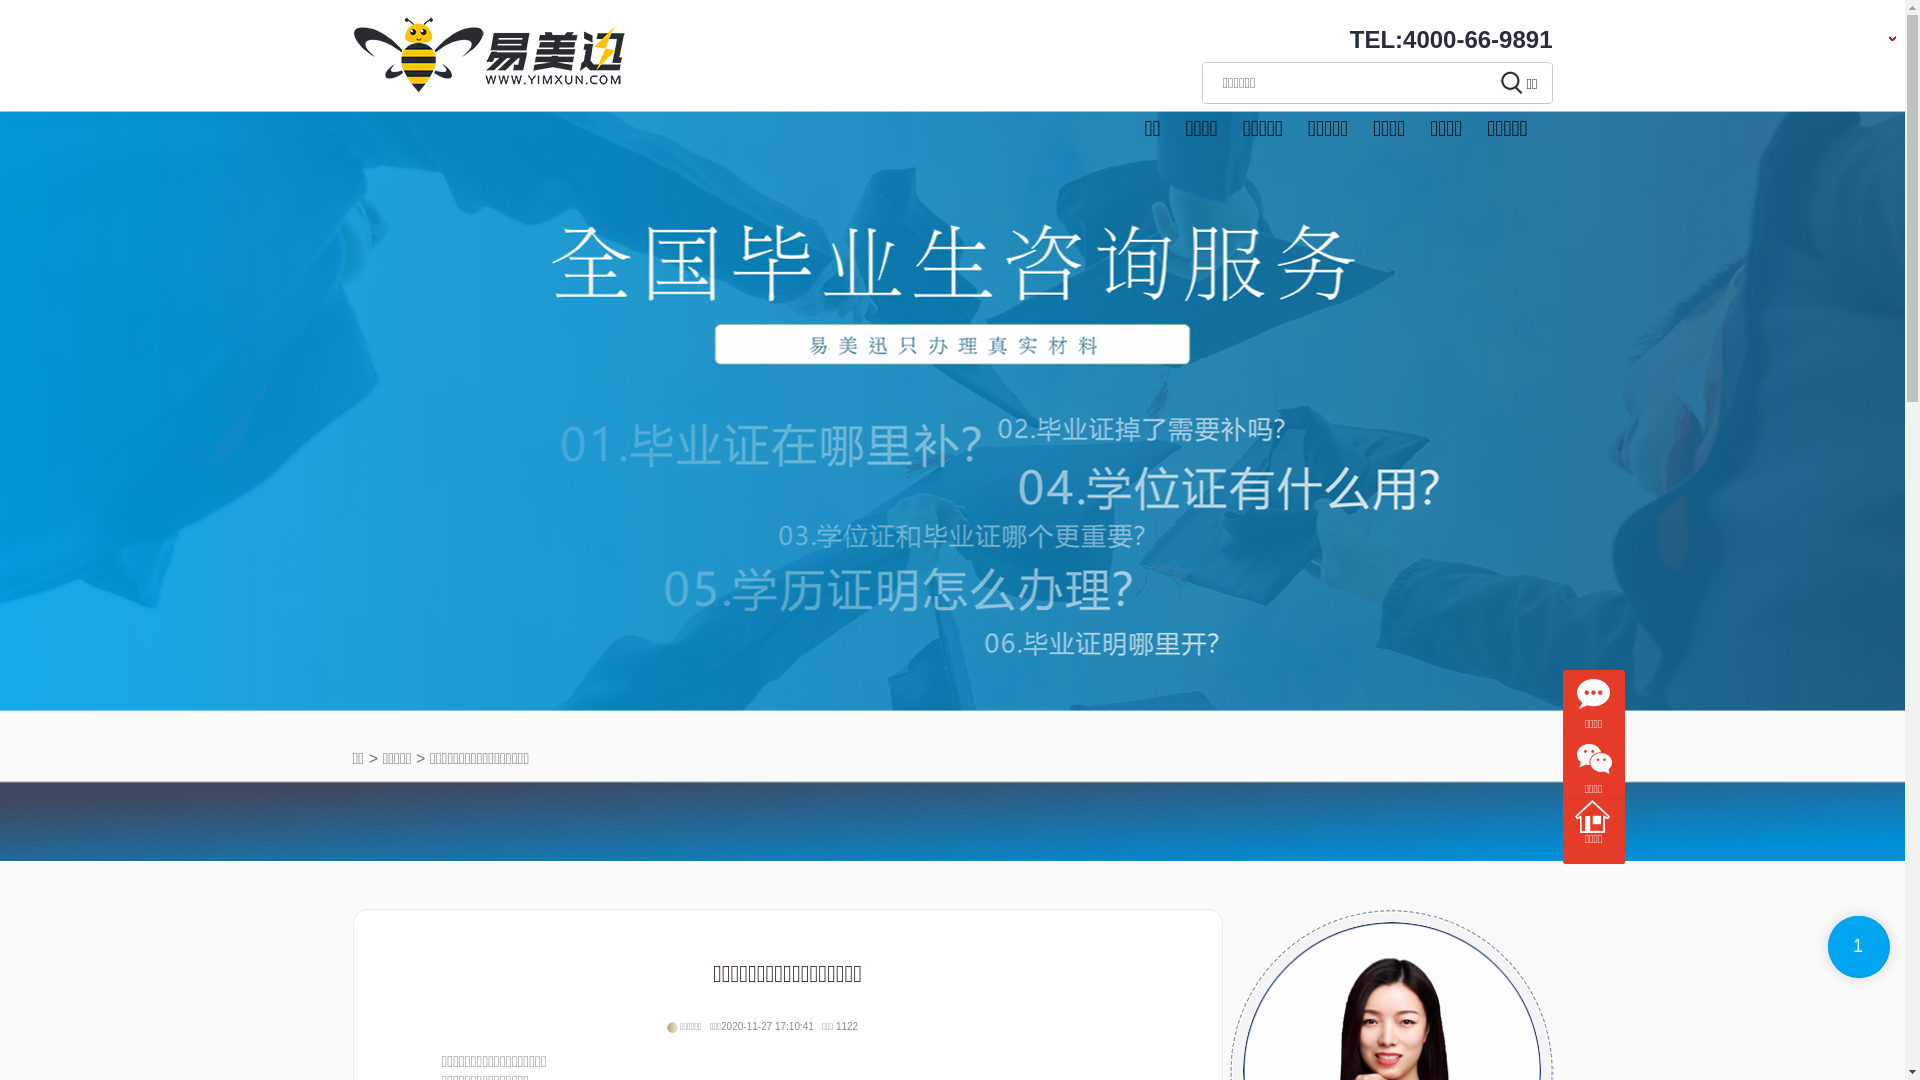 This screenshot has width=1920, height=1080. What do you see at coordinates (1857, 946) in the screenshot?
I see `'1'` at bounding box center [1857, 946].